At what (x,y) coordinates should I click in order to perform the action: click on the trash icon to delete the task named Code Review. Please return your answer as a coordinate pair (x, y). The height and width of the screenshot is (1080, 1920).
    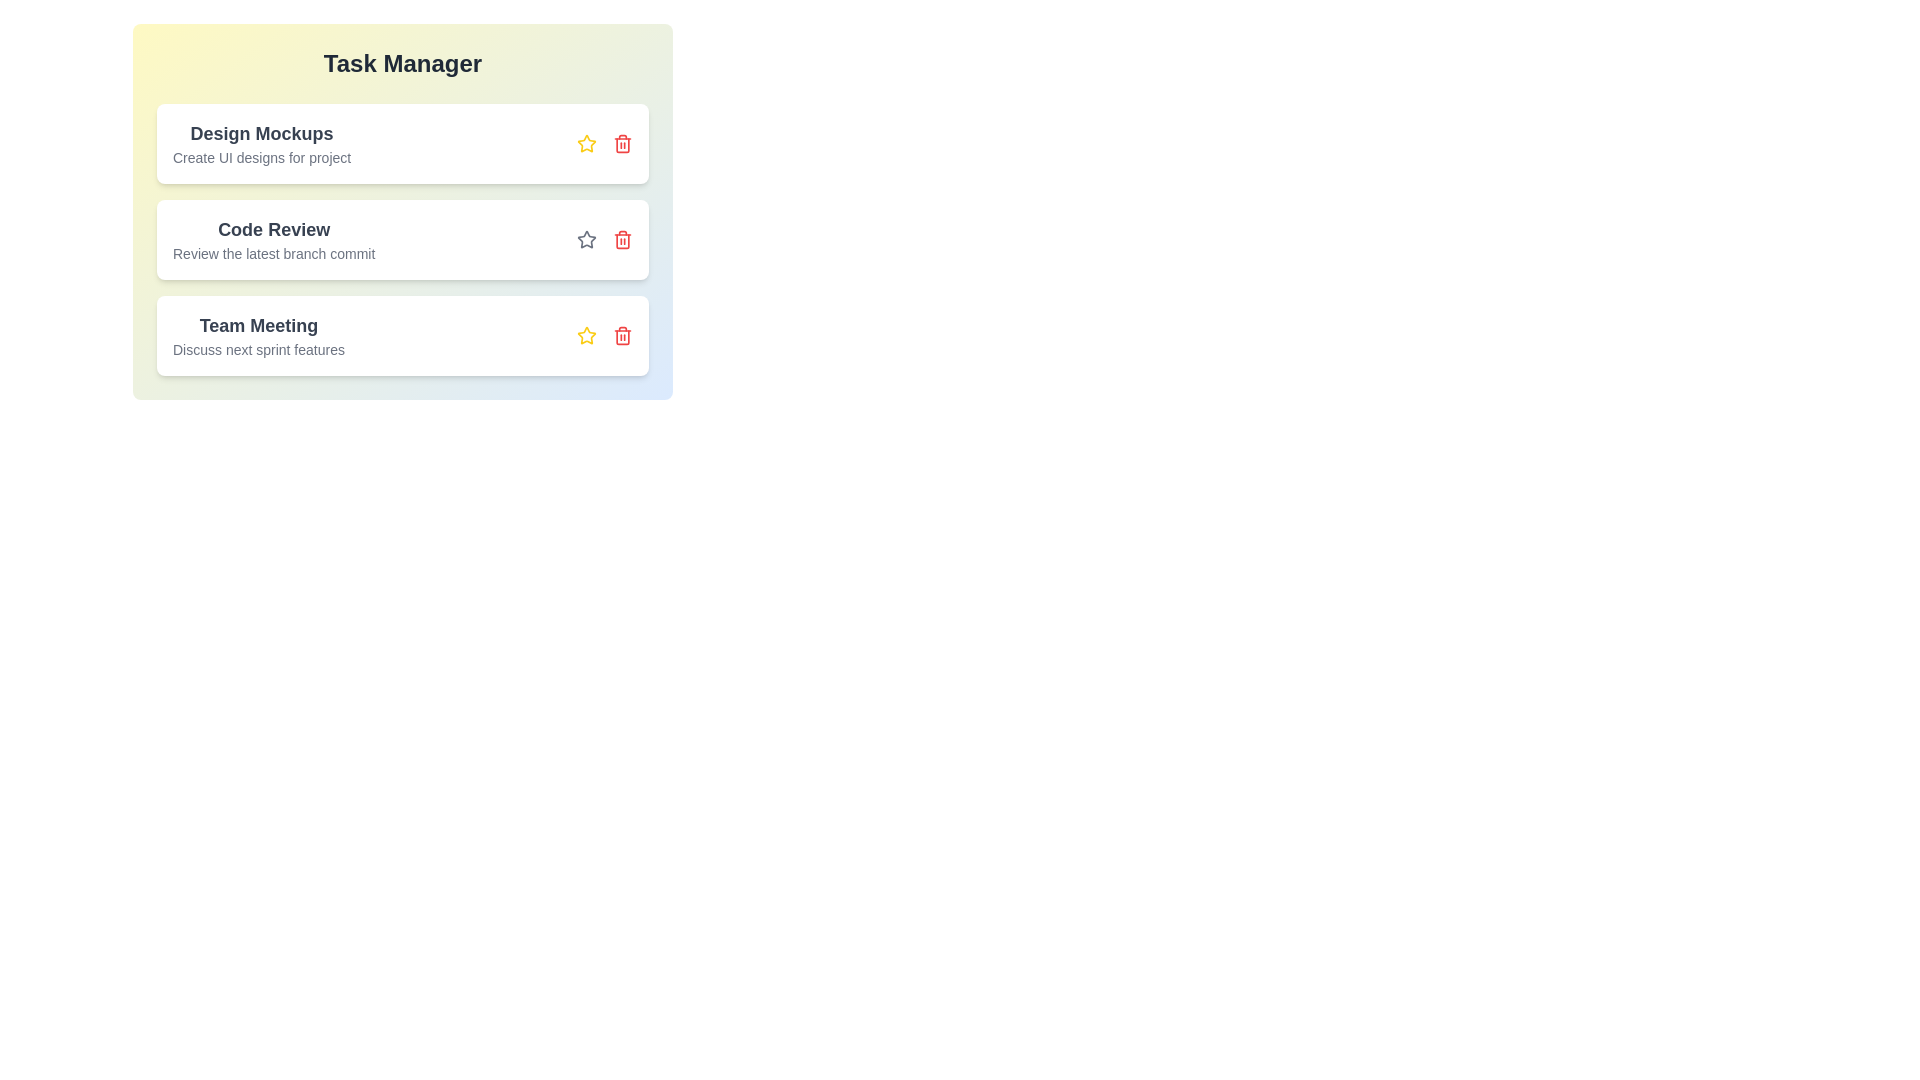
    Looking at the image, I should click on (622, 238).